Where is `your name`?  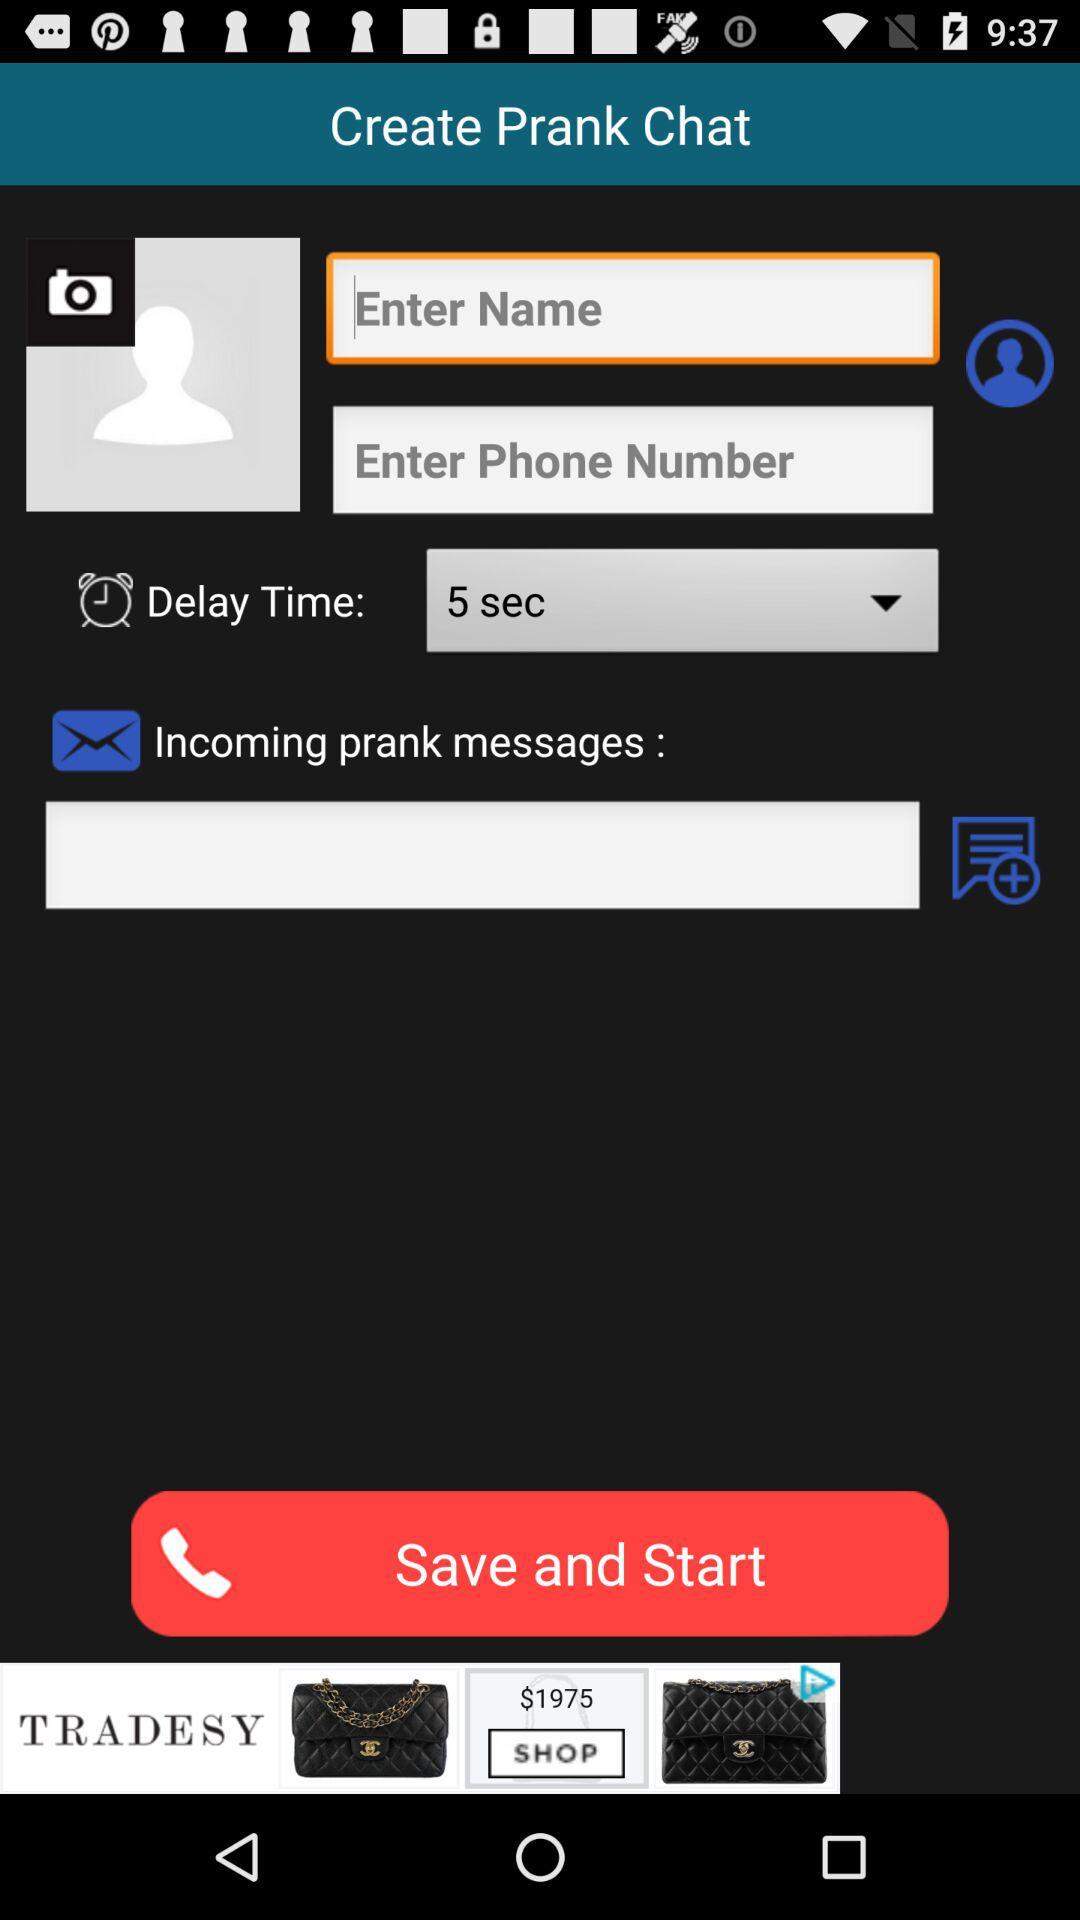
your name is located at coordinates (632, 312).